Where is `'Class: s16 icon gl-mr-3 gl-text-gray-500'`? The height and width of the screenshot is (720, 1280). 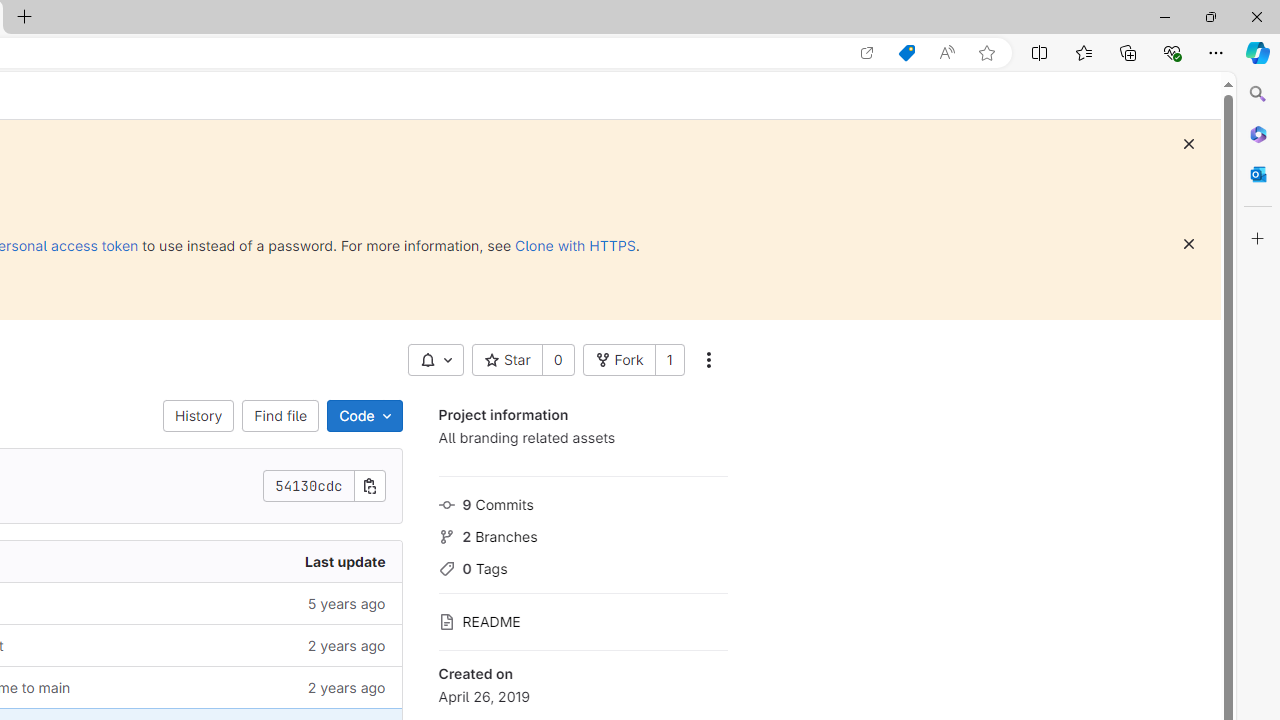 'Class: s16 icon gl-mr-3 gl-text-gray-500' is located at coordinates (445, 621).